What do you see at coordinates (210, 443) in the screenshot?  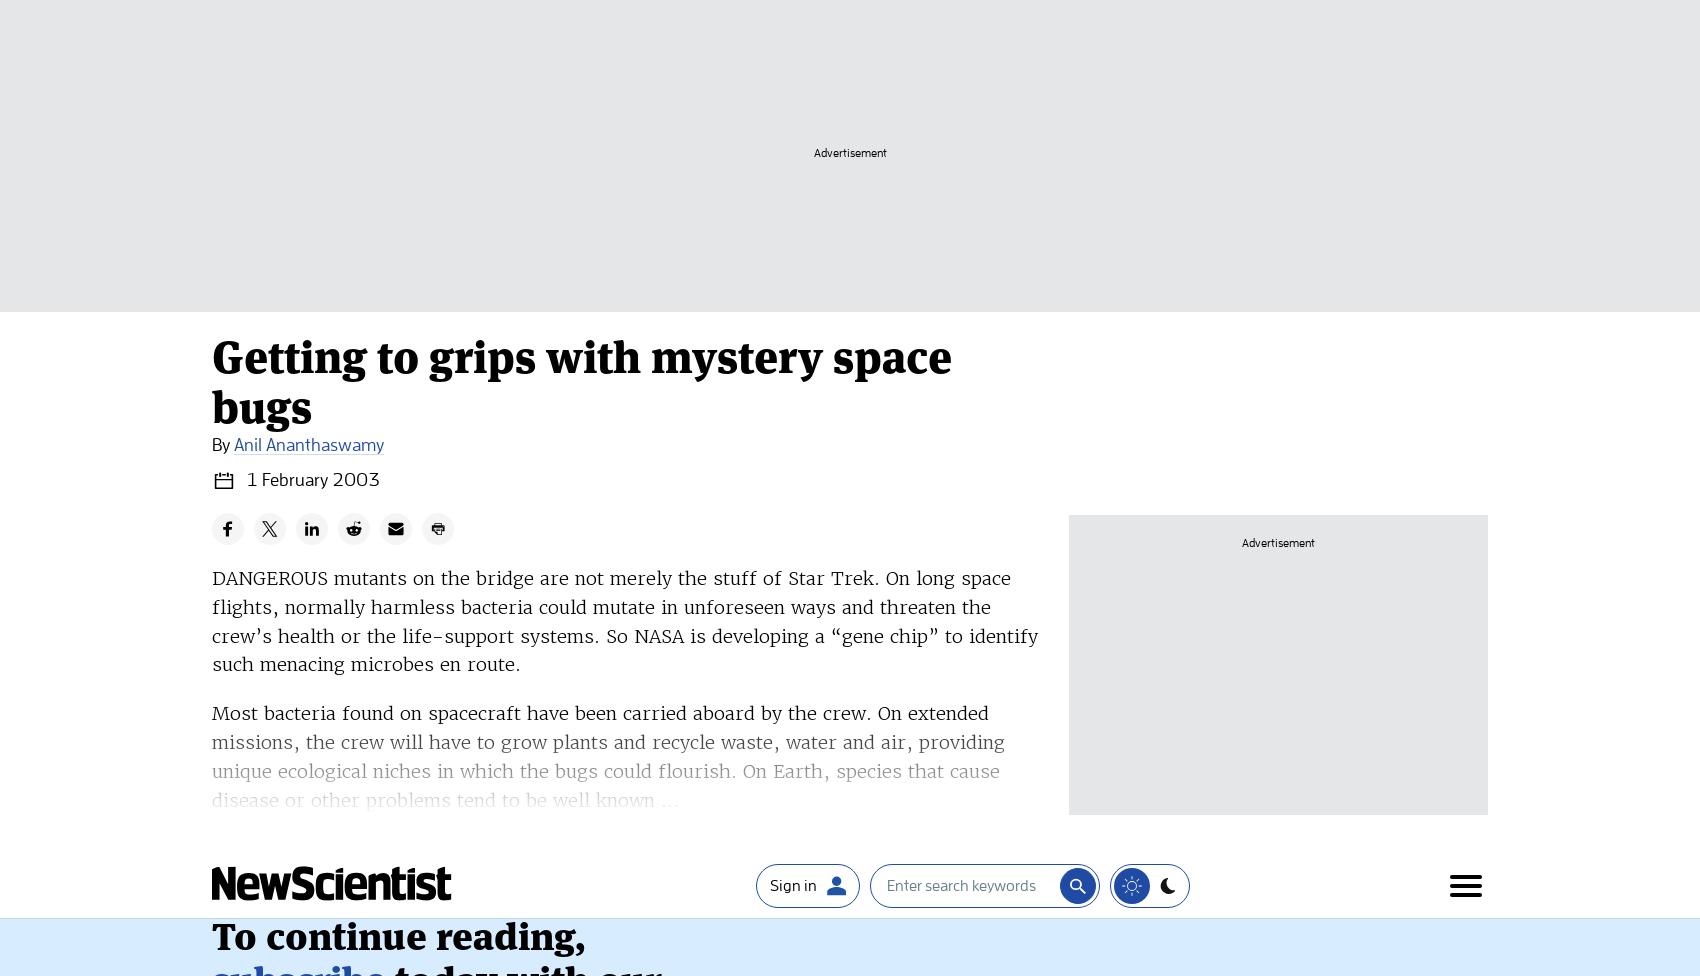 I see `'Inclusive of applicable taxes (VAT)'` at bounding box center [210, 443].